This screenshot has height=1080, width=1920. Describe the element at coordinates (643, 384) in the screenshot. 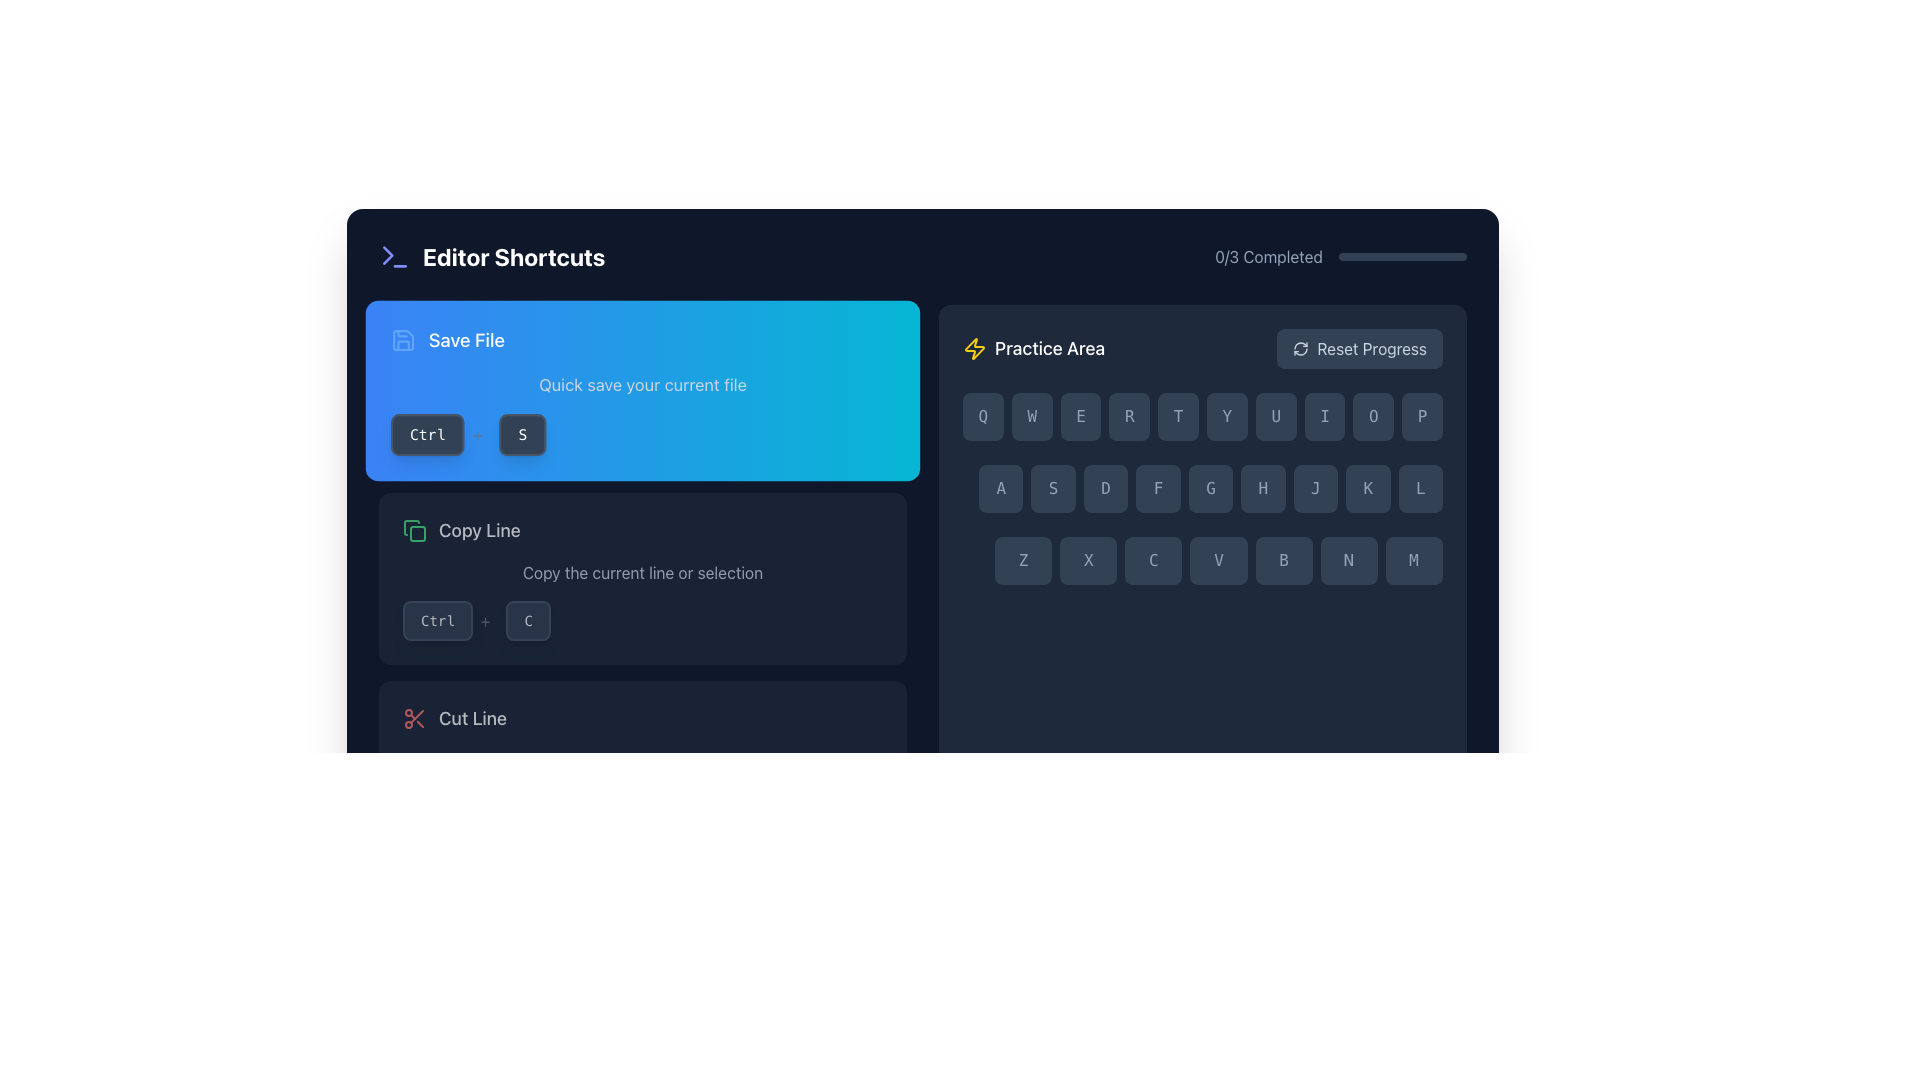

I see `the static text label that provides instructions about saving the current file, located in the blue gradient section labeled 'Save File'` at that location.